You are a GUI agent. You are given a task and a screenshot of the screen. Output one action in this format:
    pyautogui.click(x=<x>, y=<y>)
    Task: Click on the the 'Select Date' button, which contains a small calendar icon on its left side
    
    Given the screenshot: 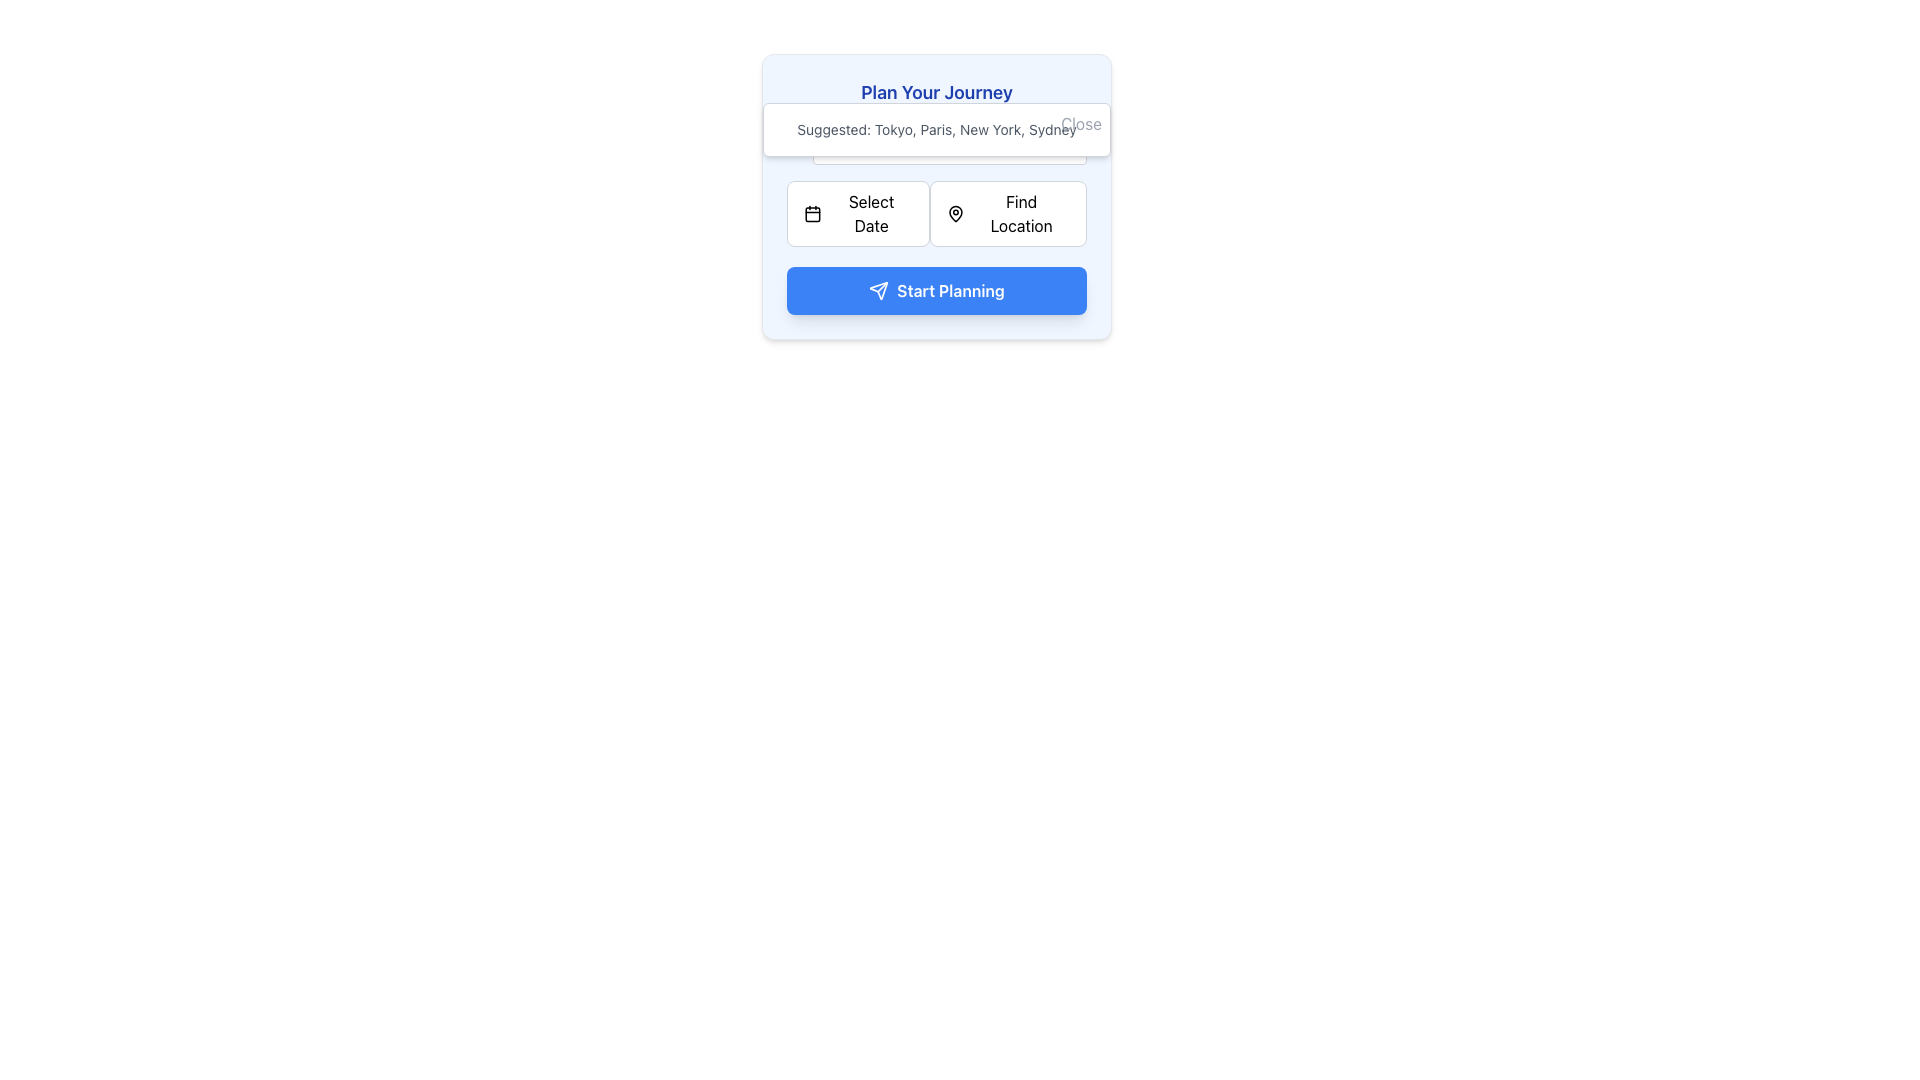 What is the action you would take?
    pyautogui.click(x=812, y=213)
    